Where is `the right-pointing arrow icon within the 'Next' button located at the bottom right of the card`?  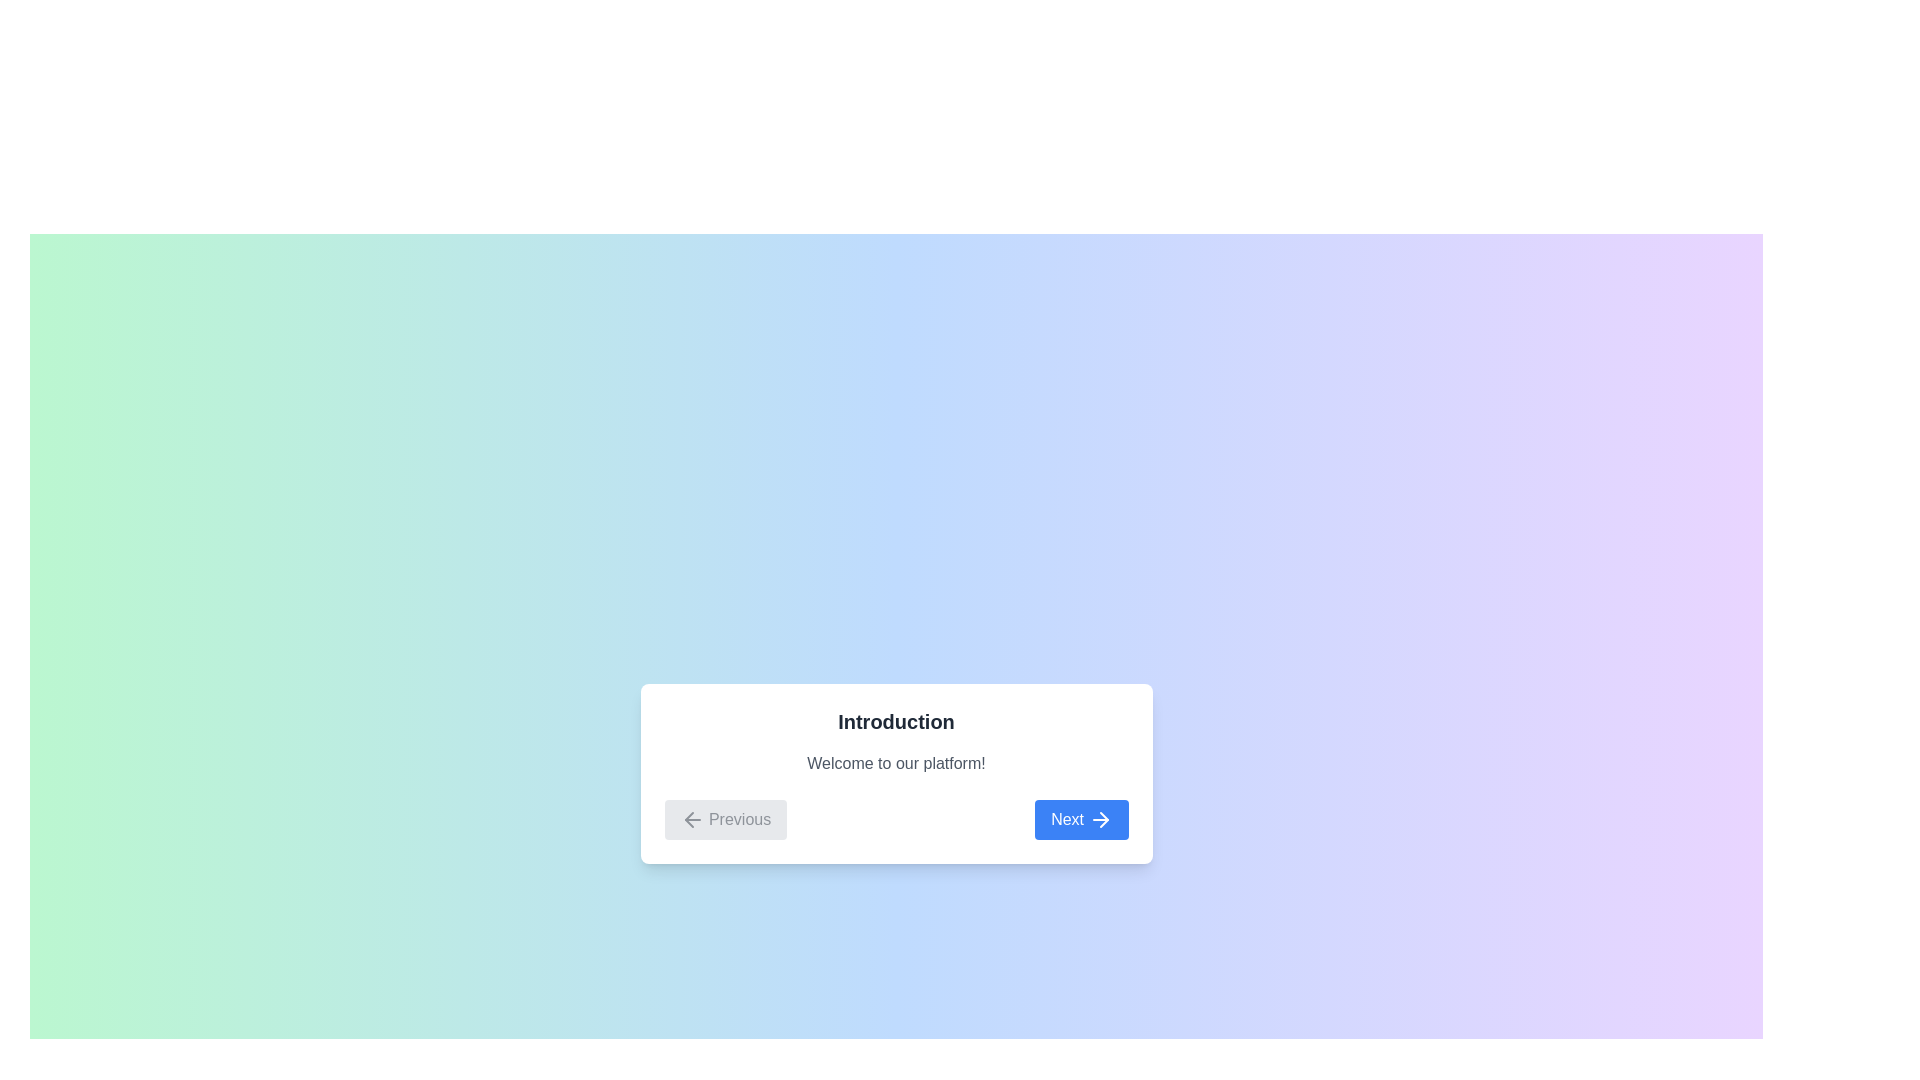
the right-pointing arrow icon within the 'Next' button located at the bottom right of the card is located at coordinates (1103, 820).